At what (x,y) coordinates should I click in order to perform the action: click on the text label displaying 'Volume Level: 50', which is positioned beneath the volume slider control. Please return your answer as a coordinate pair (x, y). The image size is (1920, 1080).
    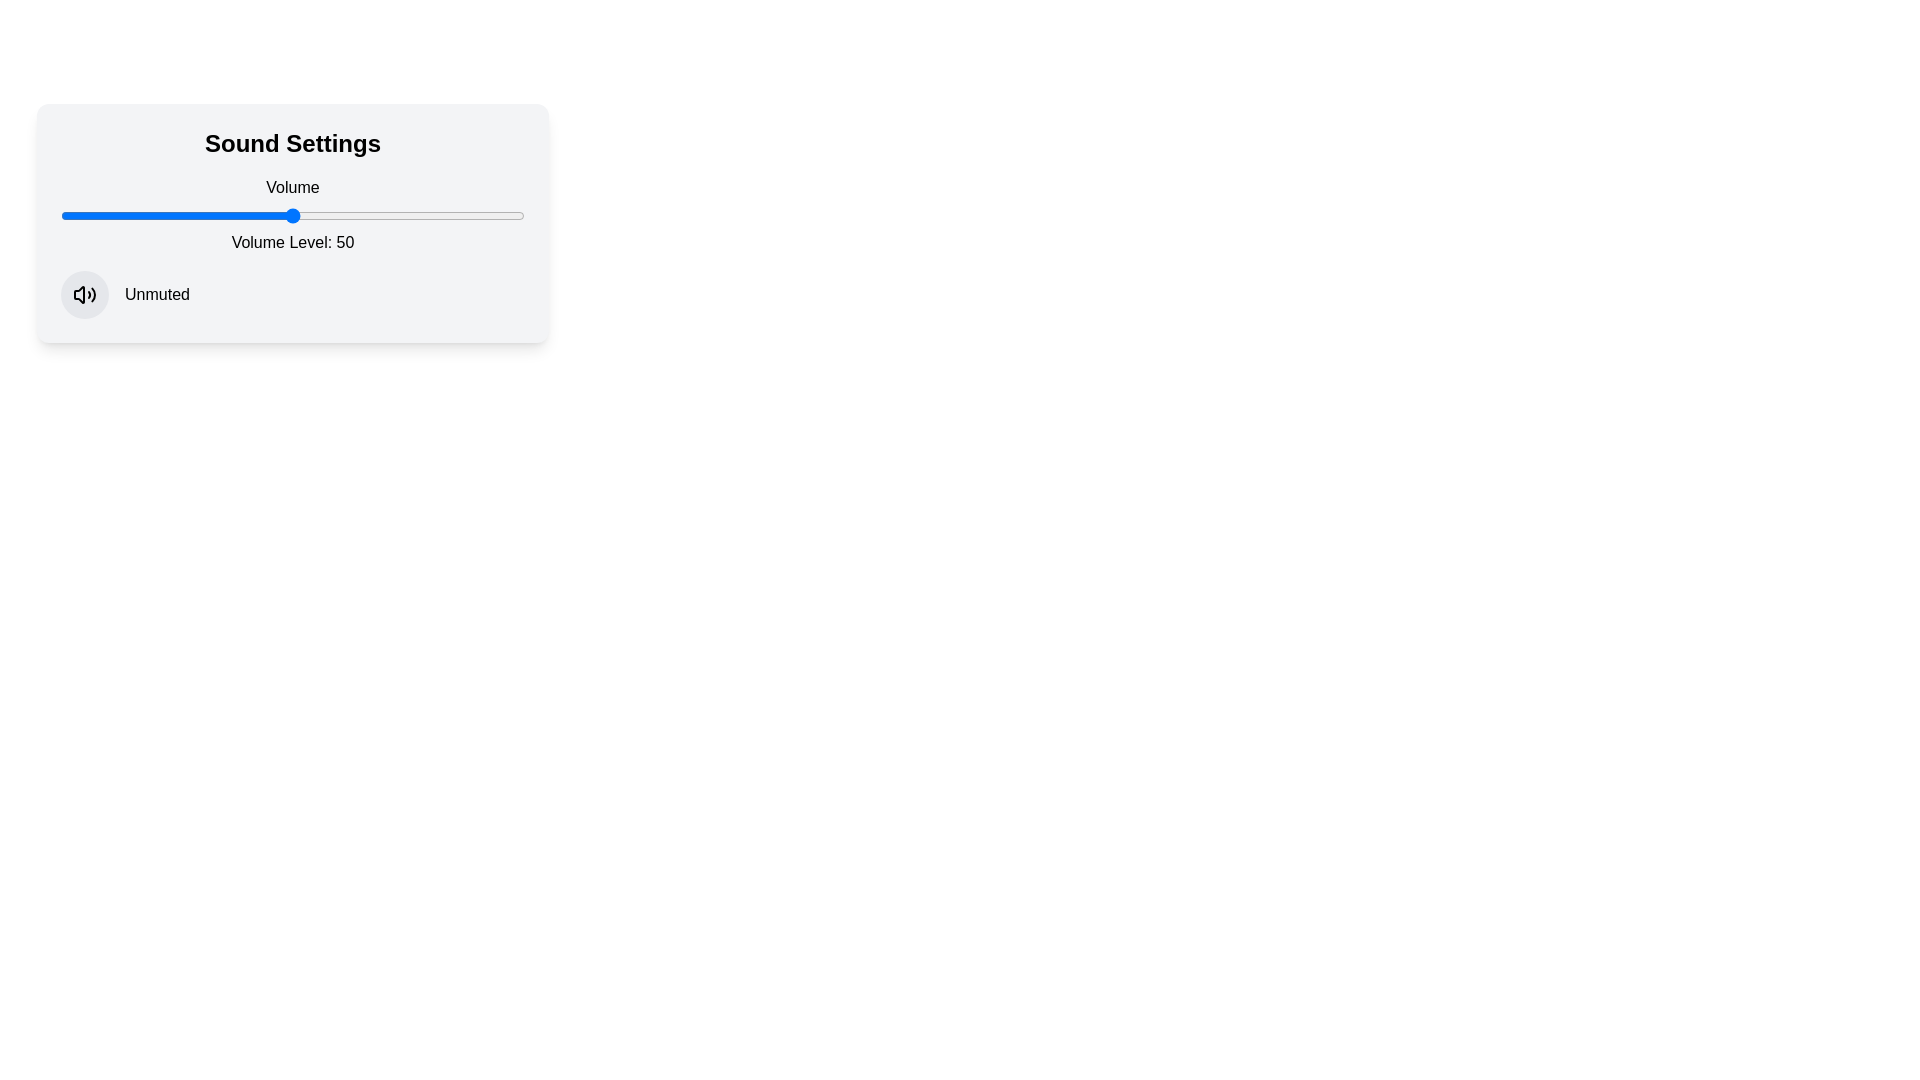
    Looking at the image, I should click on (291, 242).